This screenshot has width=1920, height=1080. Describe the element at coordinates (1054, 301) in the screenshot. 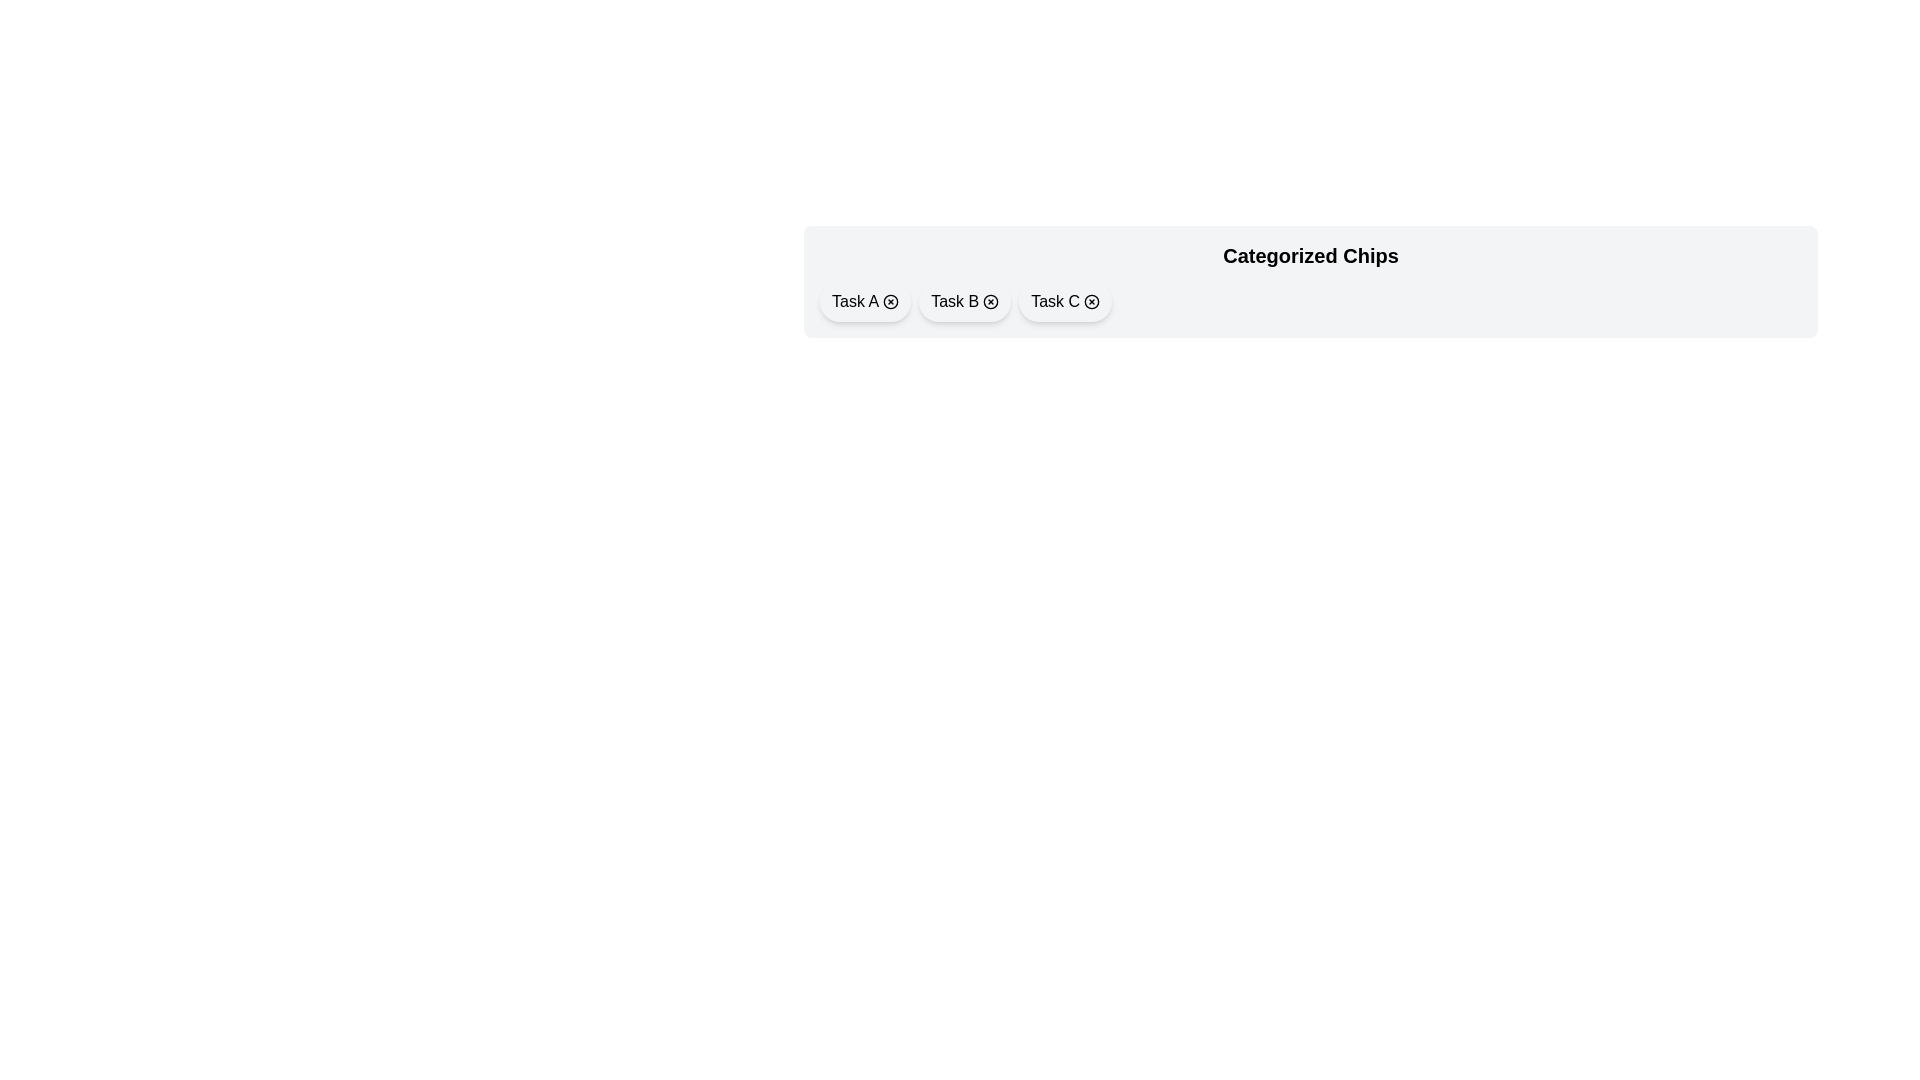

I see `the text of chip Task C to select it` at that location.